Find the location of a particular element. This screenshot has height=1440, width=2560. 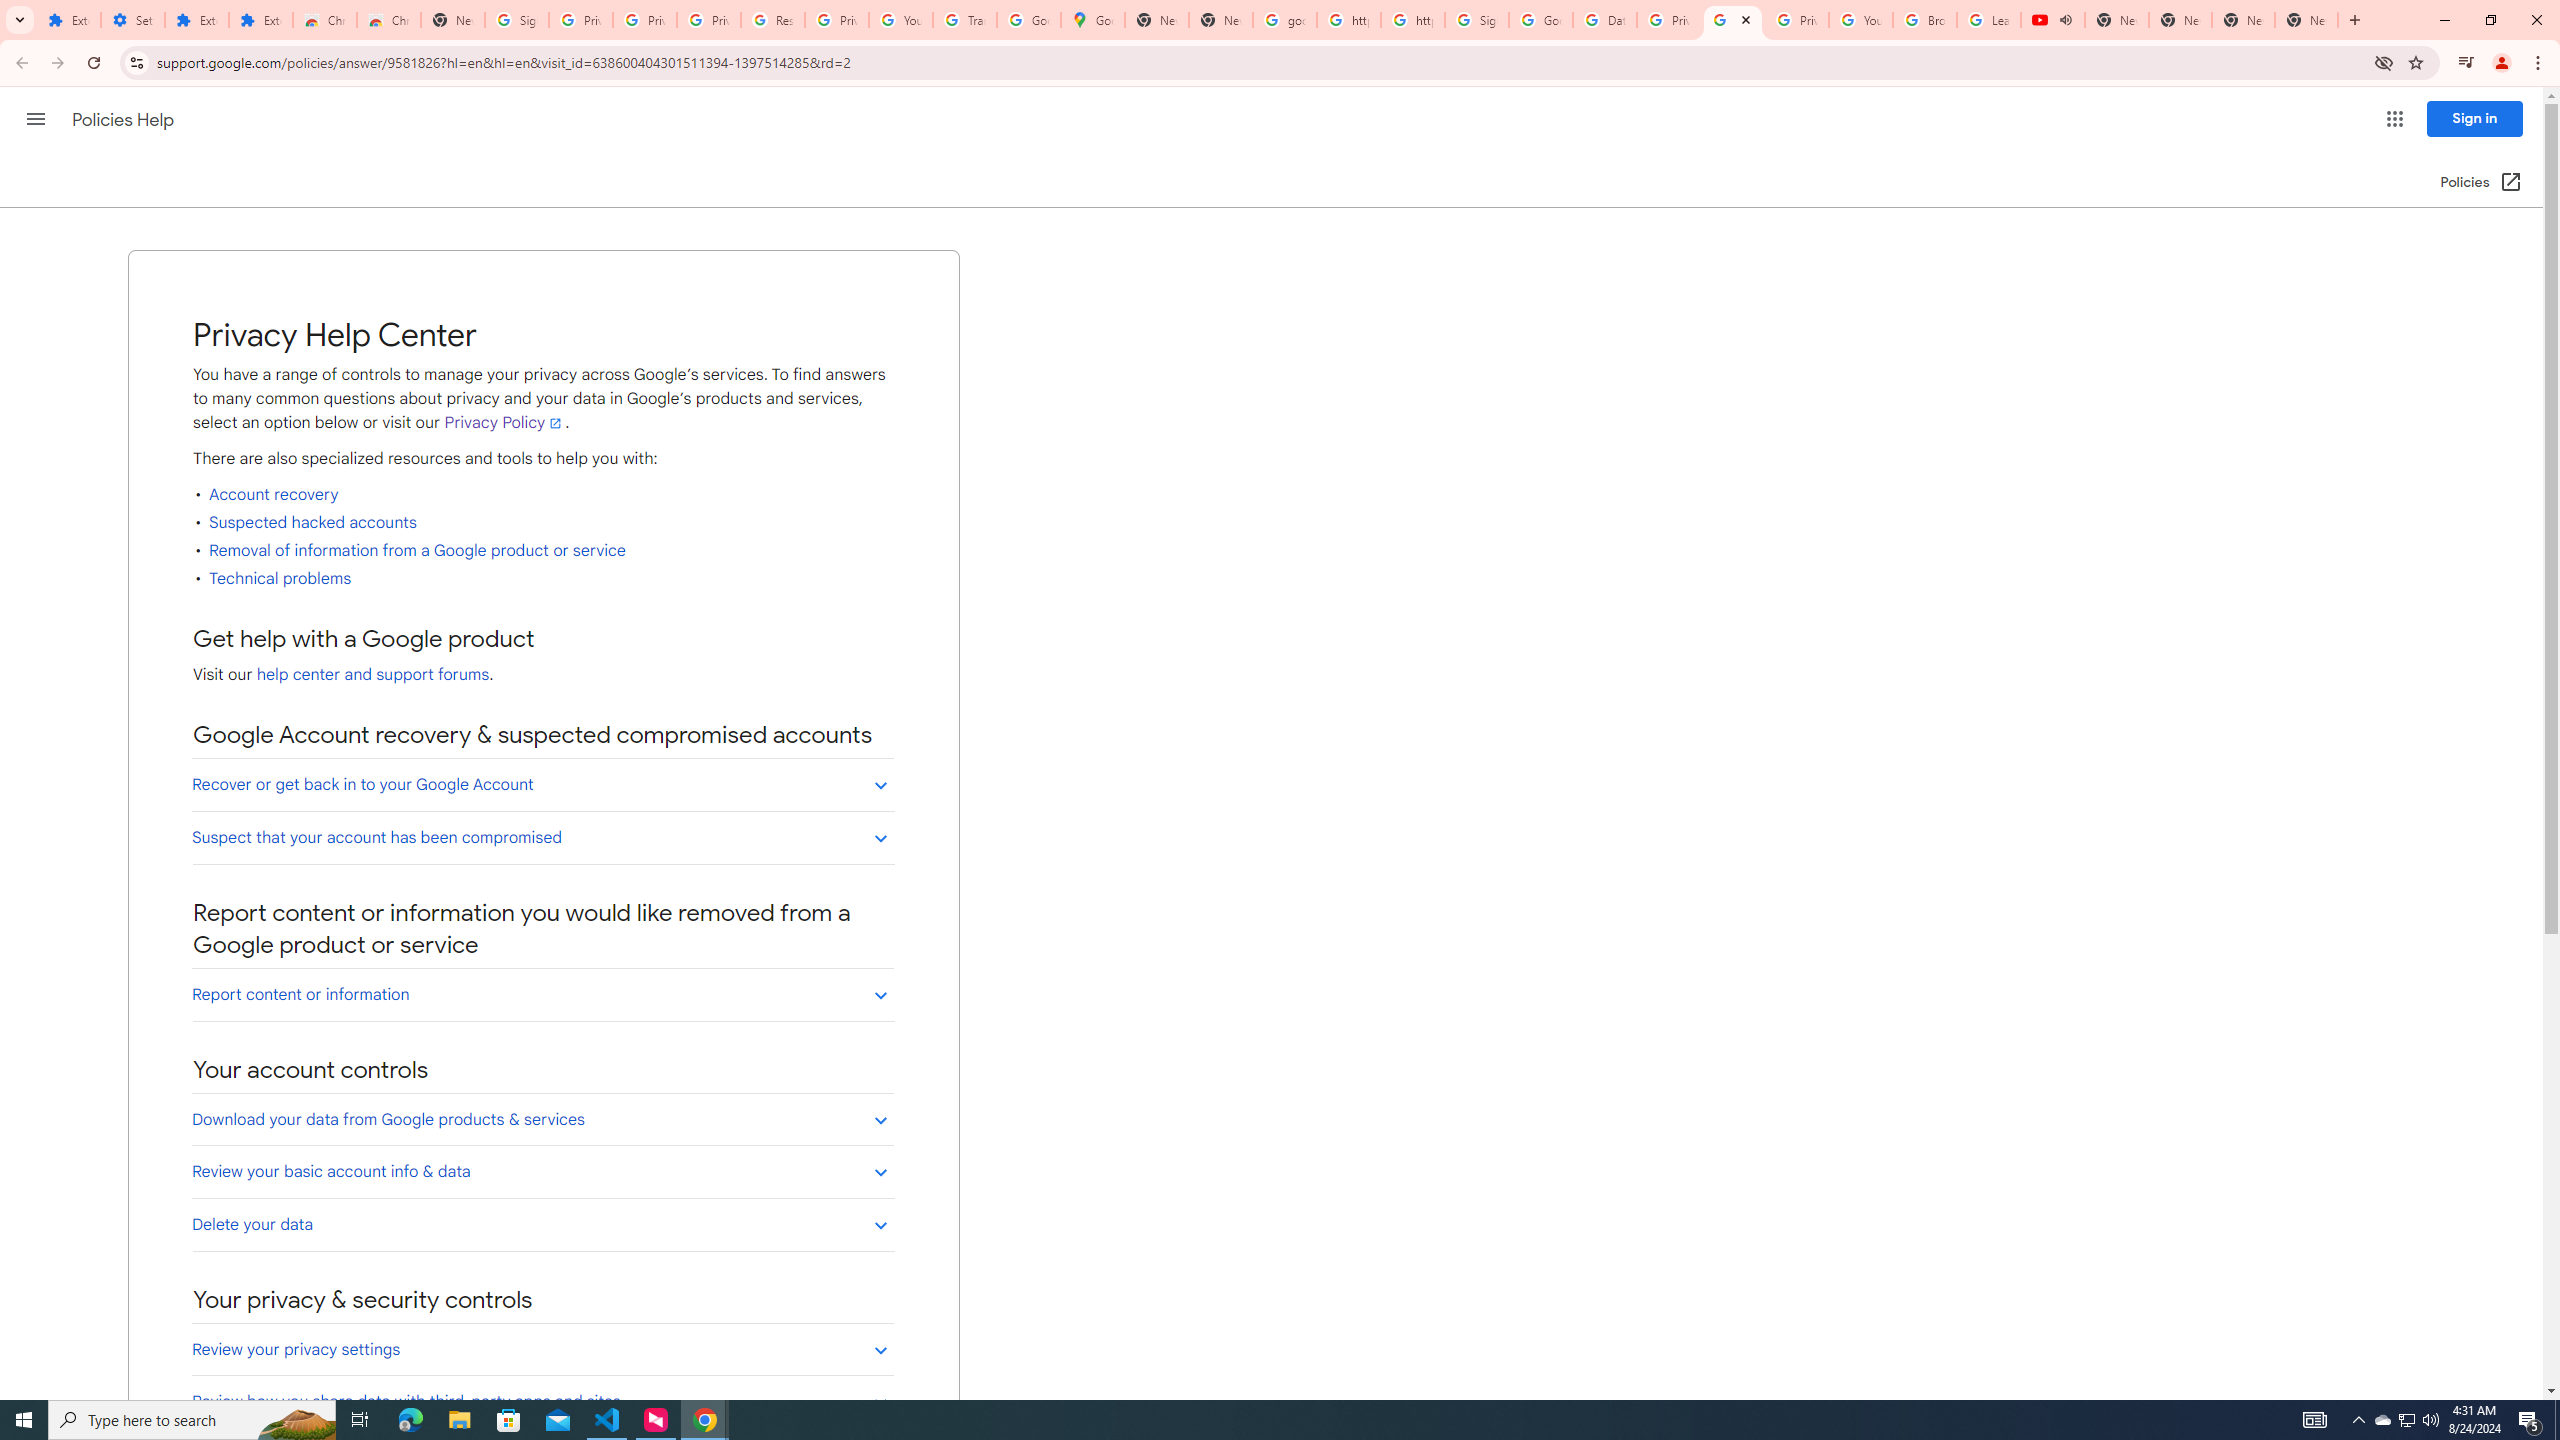

'Policies (Open in a new window)' is located at coordinates (2480, 181).